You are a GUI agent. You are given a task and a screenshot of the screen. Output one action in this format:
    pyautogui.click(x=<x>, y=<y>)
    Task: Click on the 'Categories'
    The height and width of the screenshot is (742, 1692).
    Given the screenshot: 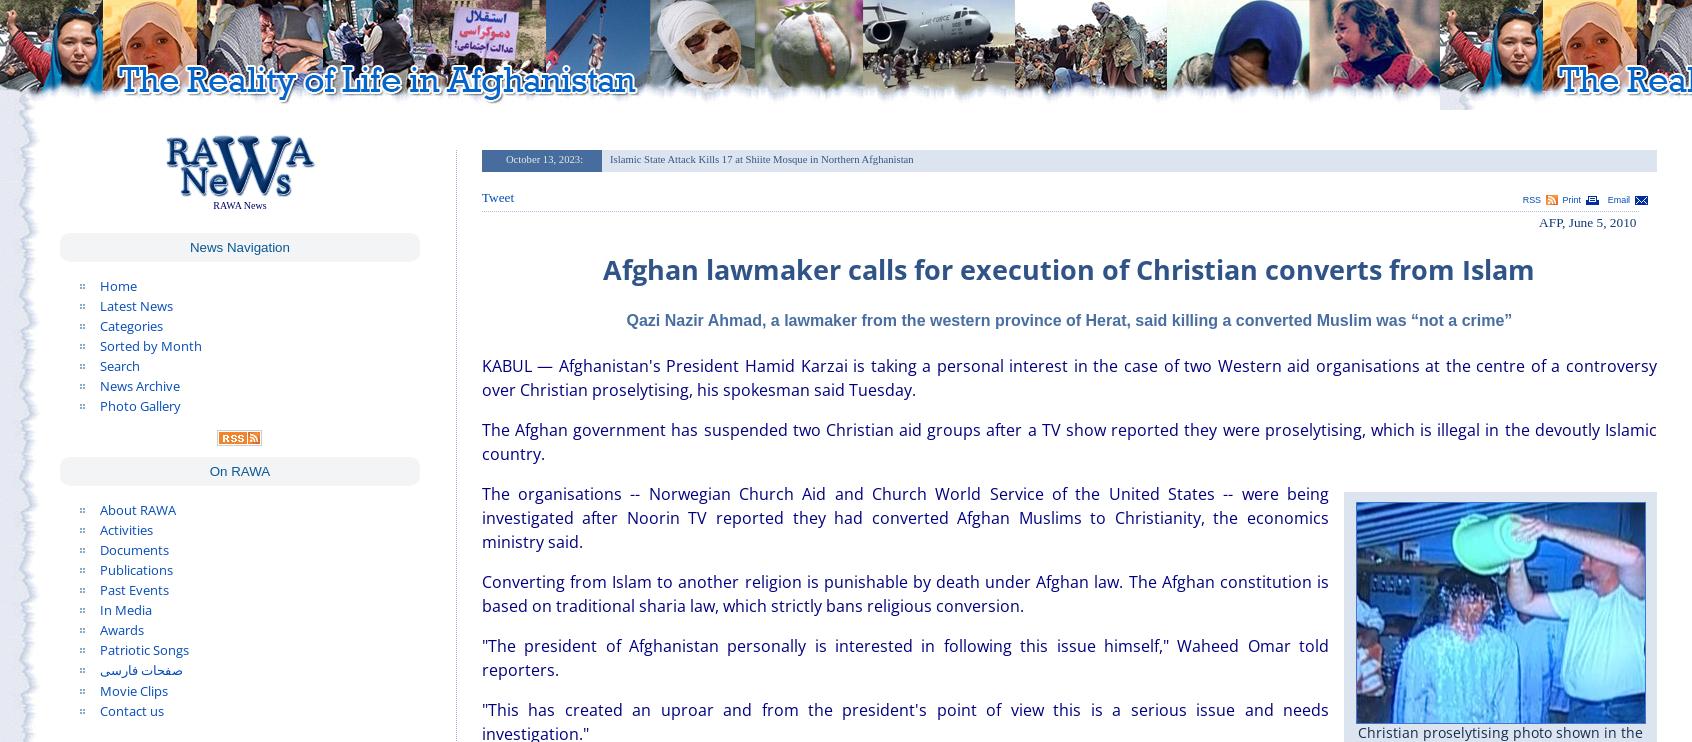 What is the action you would take?
    pyautogui.click(x=131, y=325)
    